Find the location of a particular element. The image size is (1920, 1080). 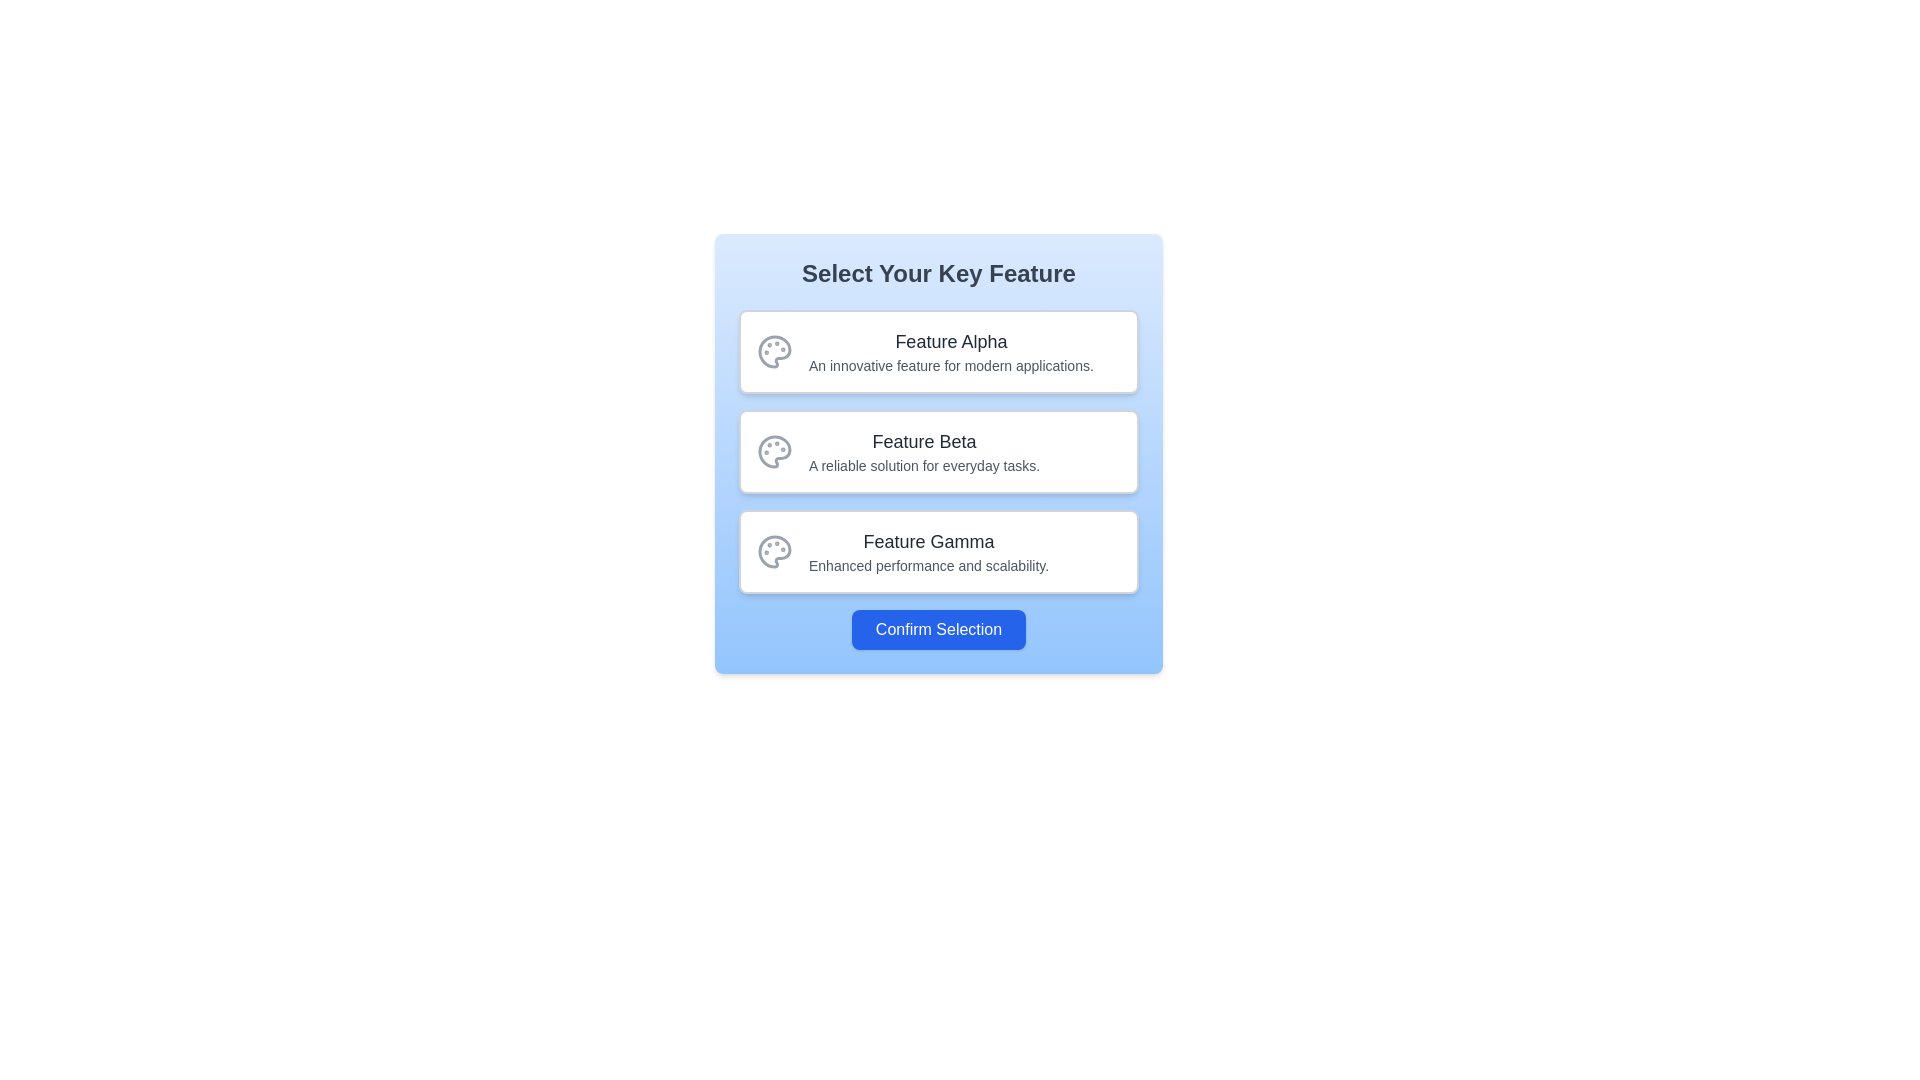

the painter's palette icon located next to the text 'Feature Beta' in the interface is located at coordinates (773, 451).